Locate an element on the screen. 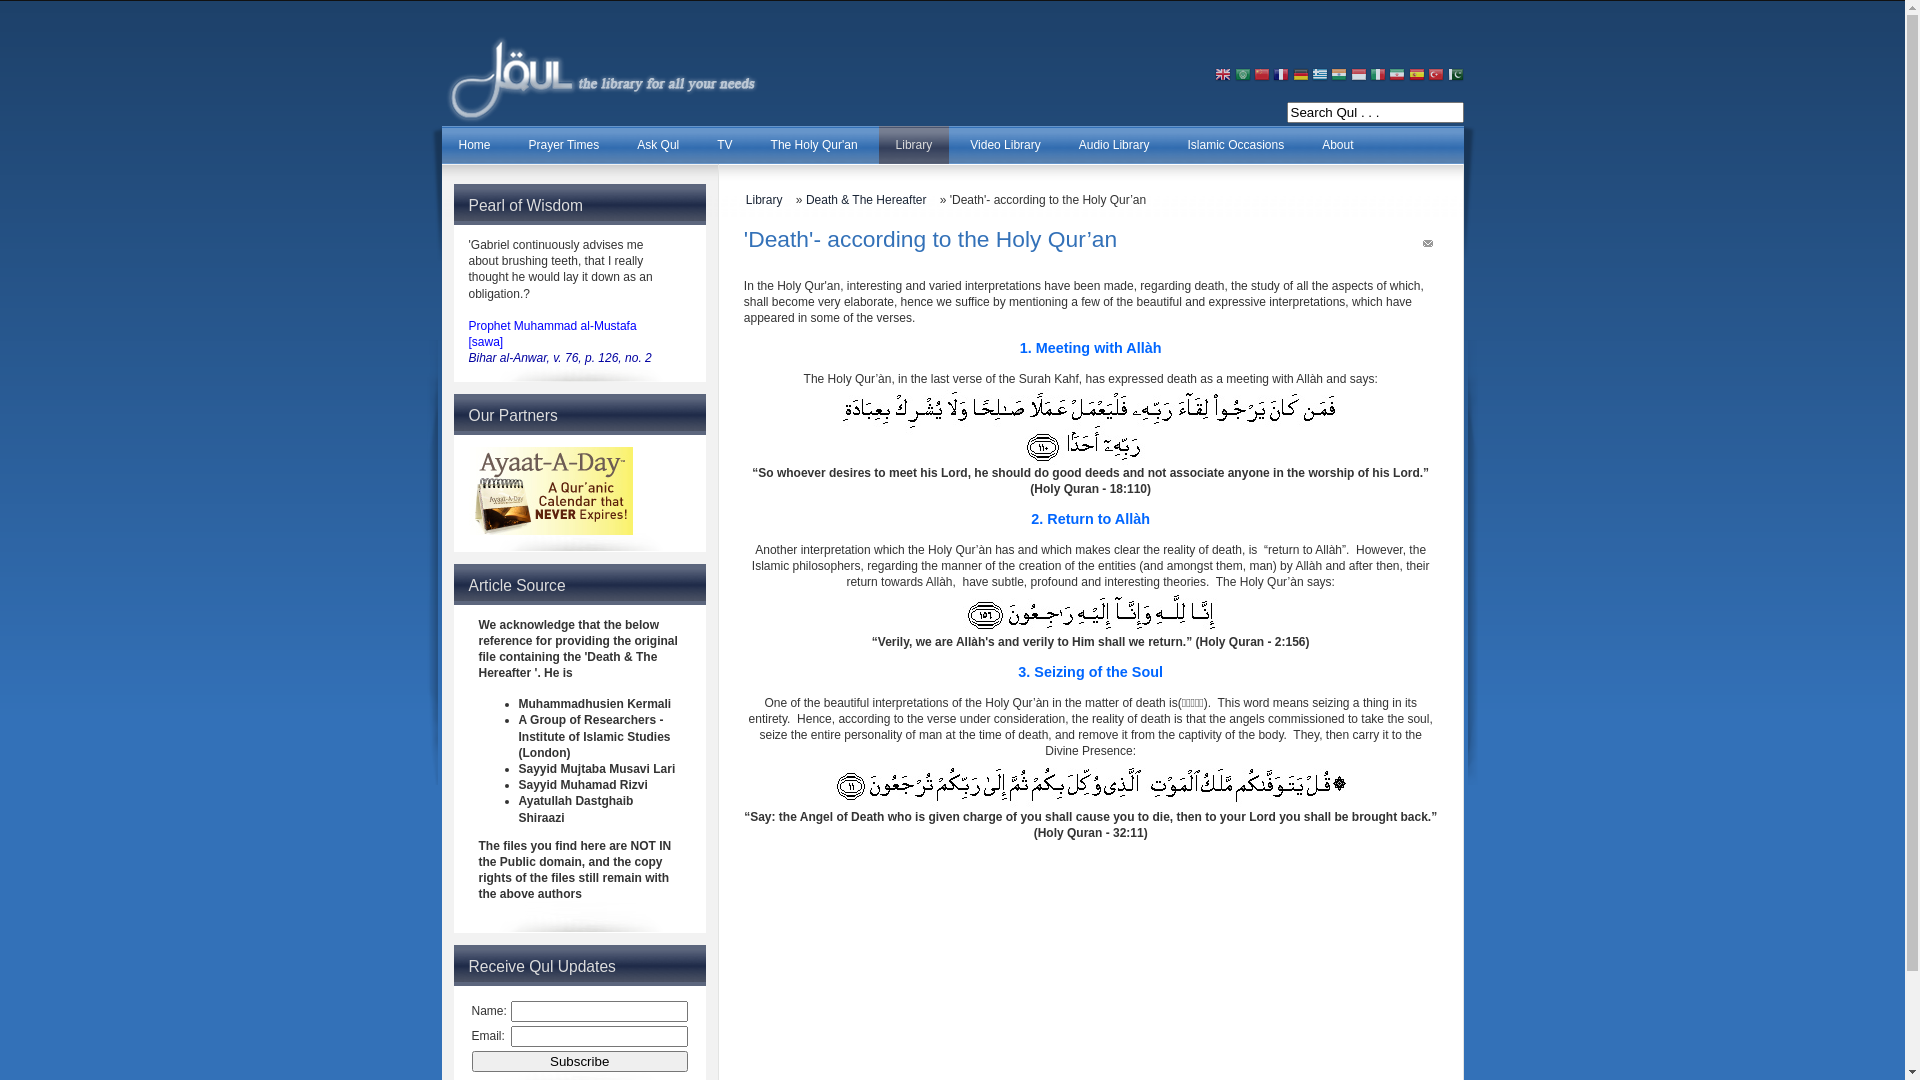  'Greek' is located at coordinates (1320, 75).